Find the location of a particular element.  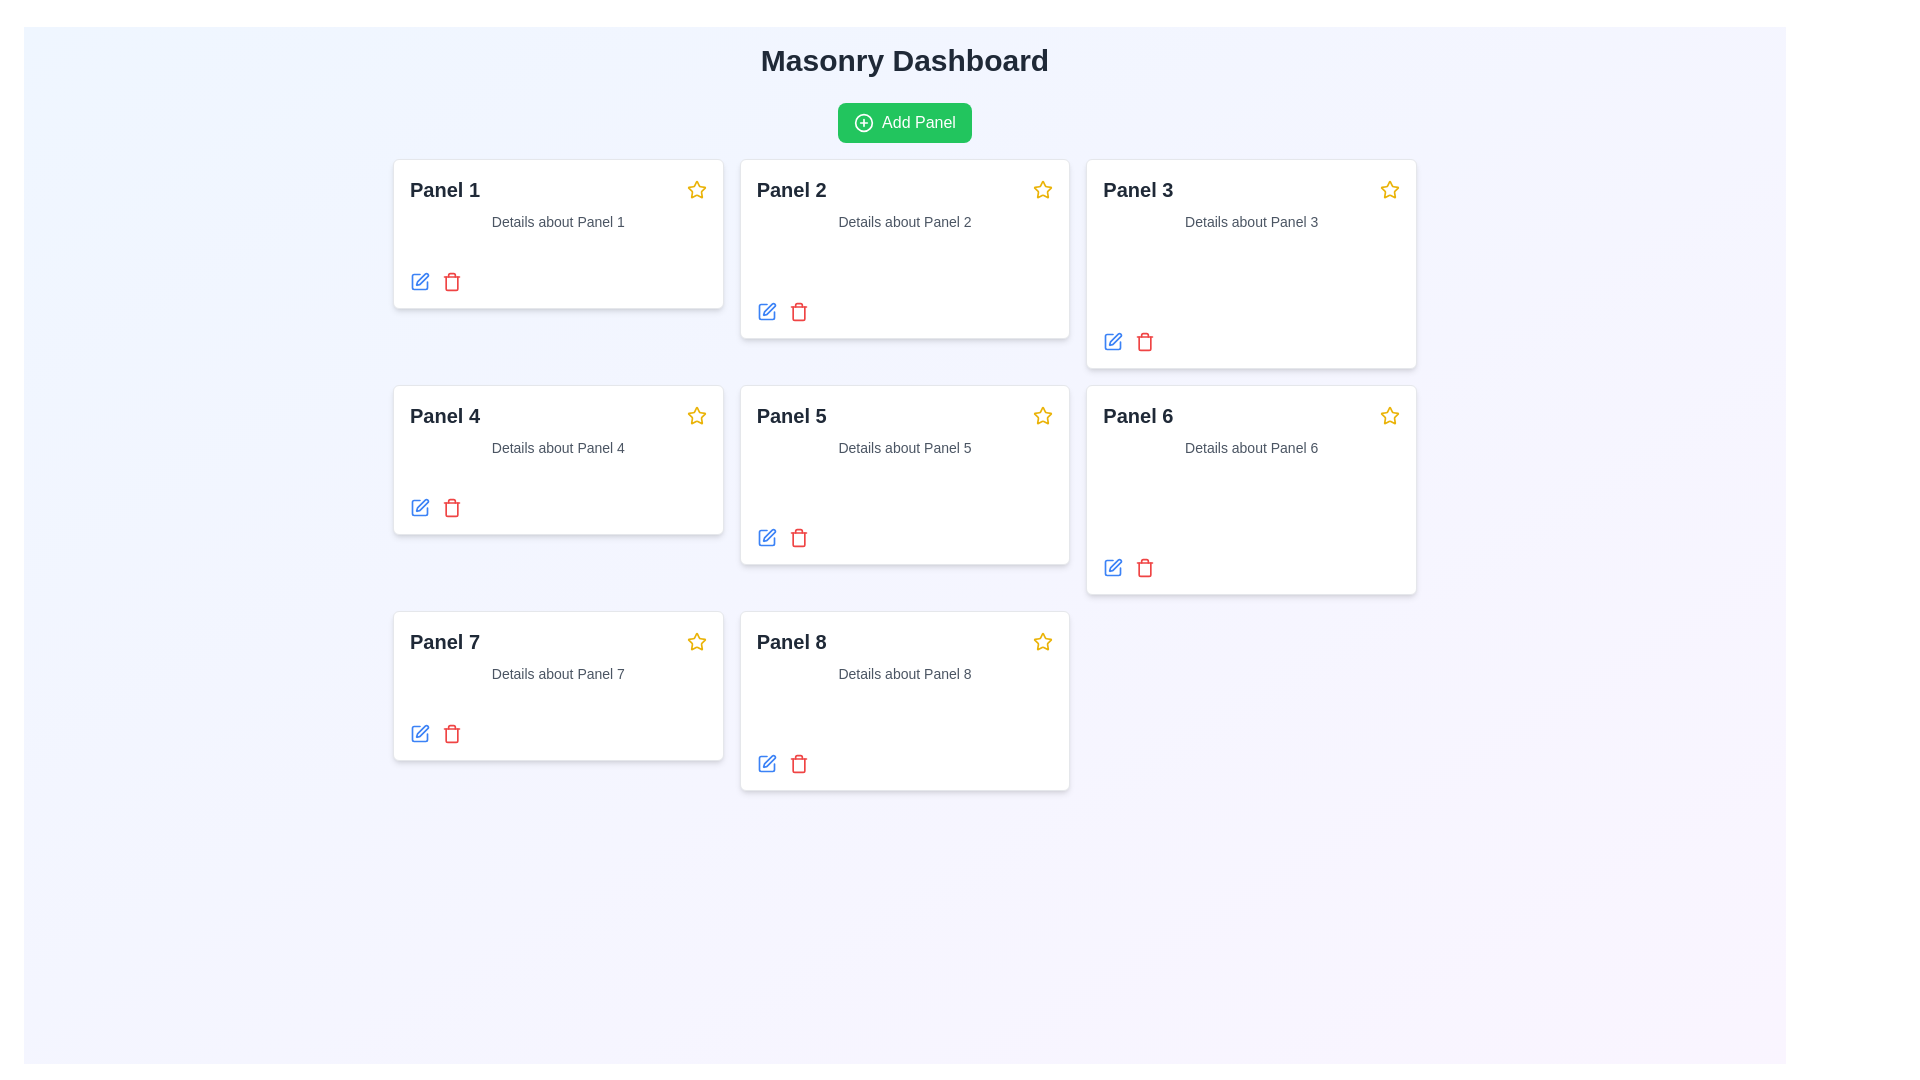

the delete button located to the right of the blue edit pen icon, which is the second item is located at coordinates (1145, 567).